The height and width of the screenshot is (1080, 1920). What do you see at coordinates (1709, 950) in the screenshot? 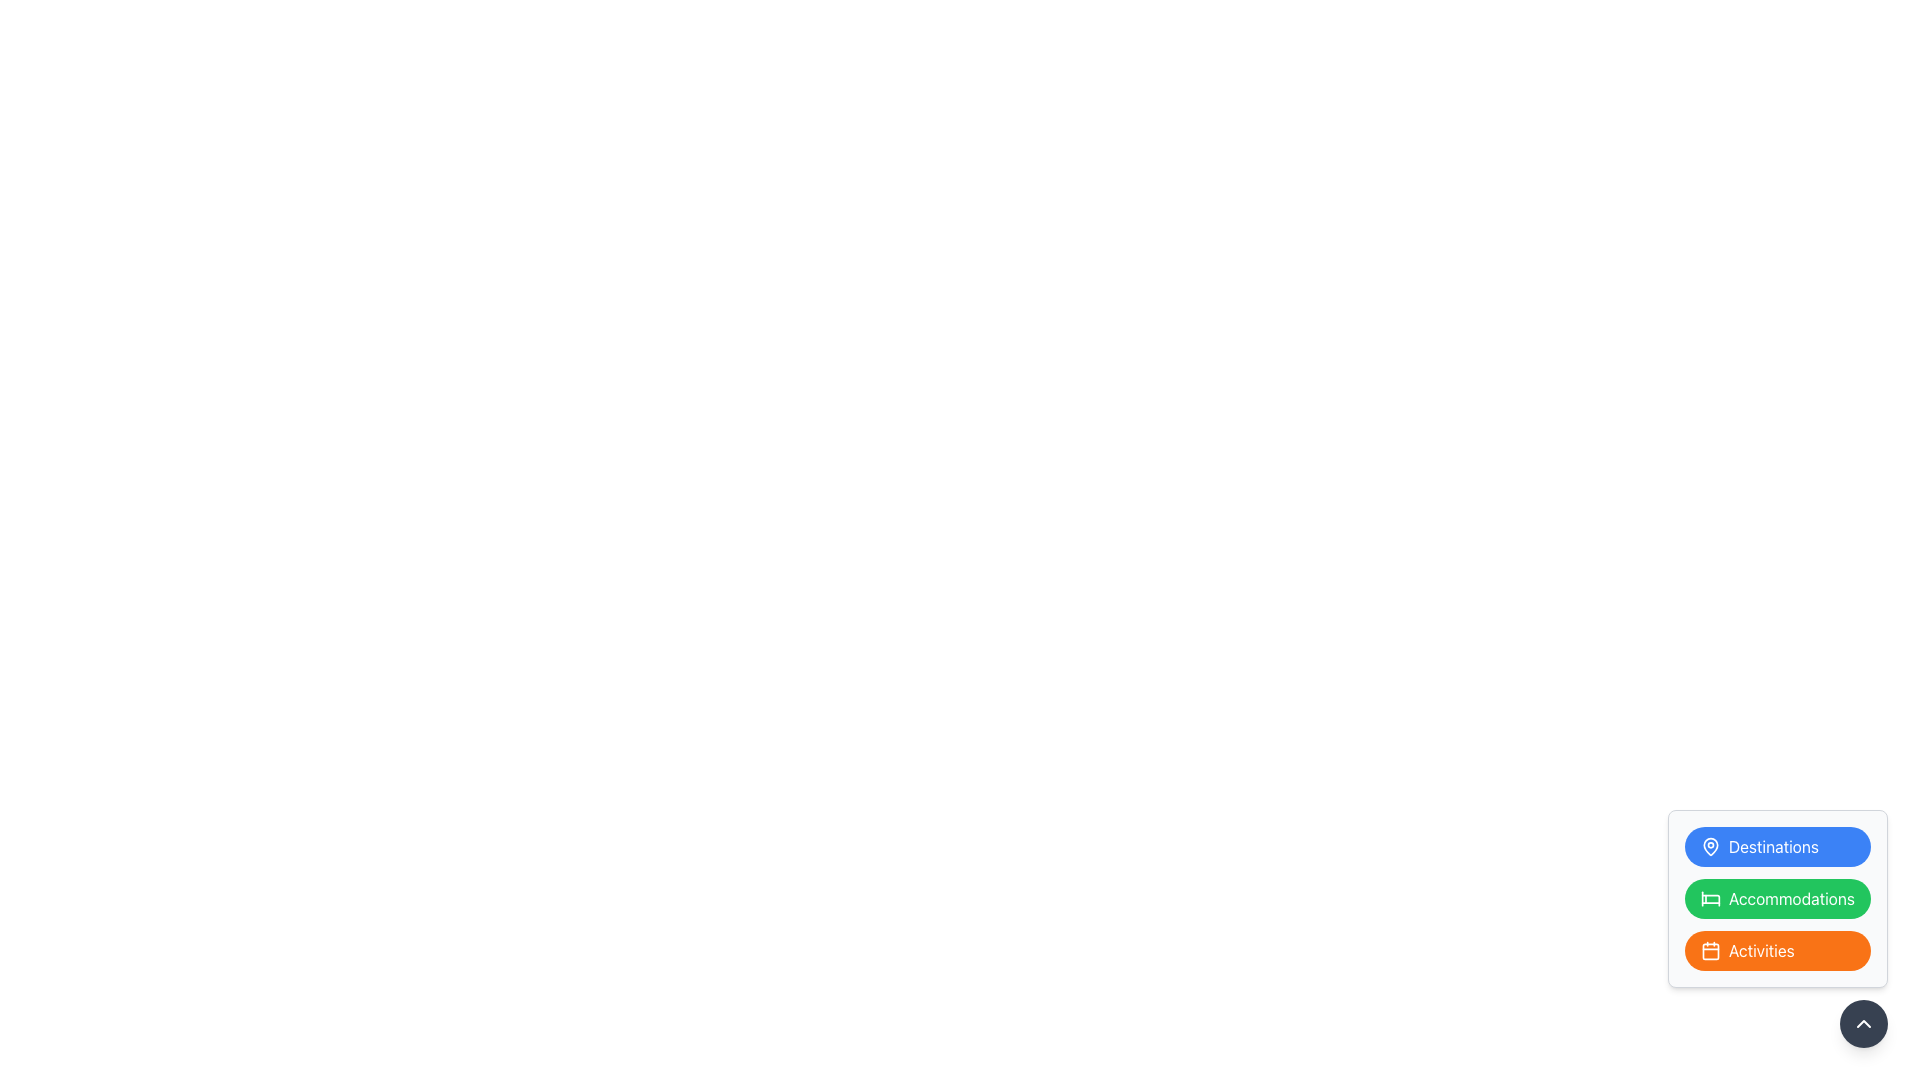
I see `the bright orange SVG Rectangle labeled 'Activities' located at the bottom right corner of the interface` at bounding box center [1709, 950].